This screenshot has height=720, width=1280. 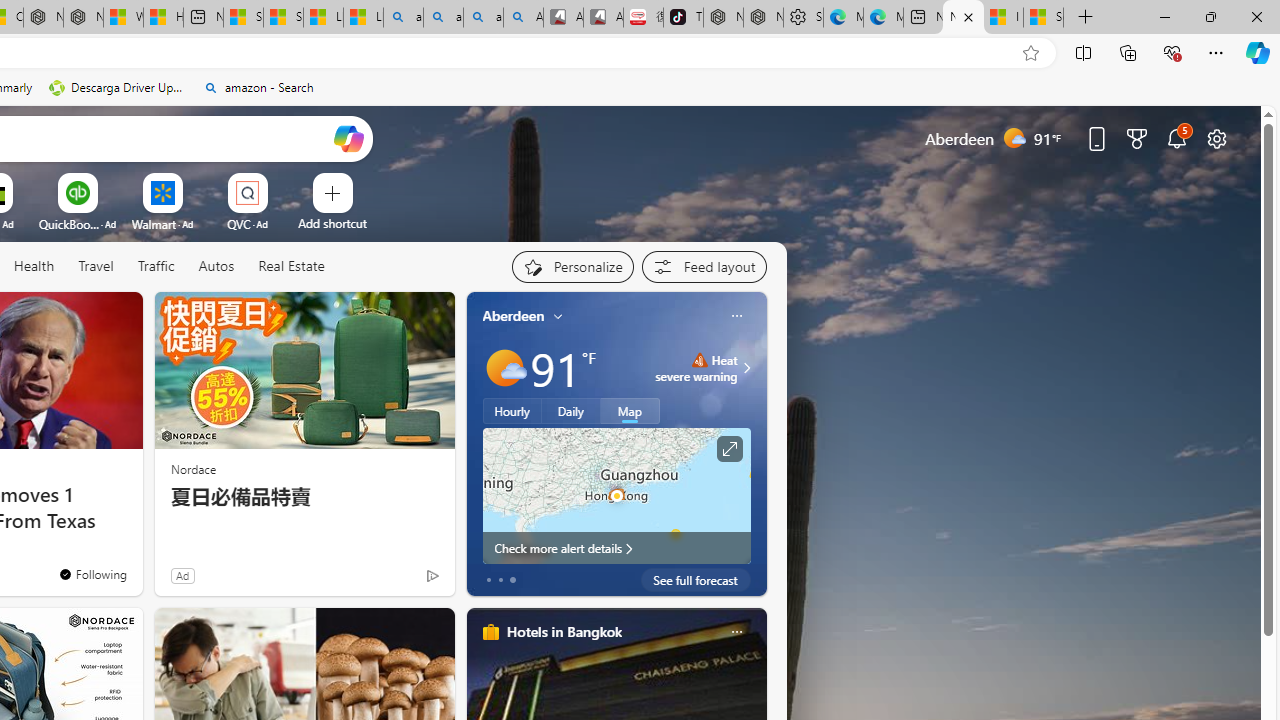 What do you see at coordinates (332, 223) in the screenshot?
I see `'Add a site'` at bounding box center [332, 223].